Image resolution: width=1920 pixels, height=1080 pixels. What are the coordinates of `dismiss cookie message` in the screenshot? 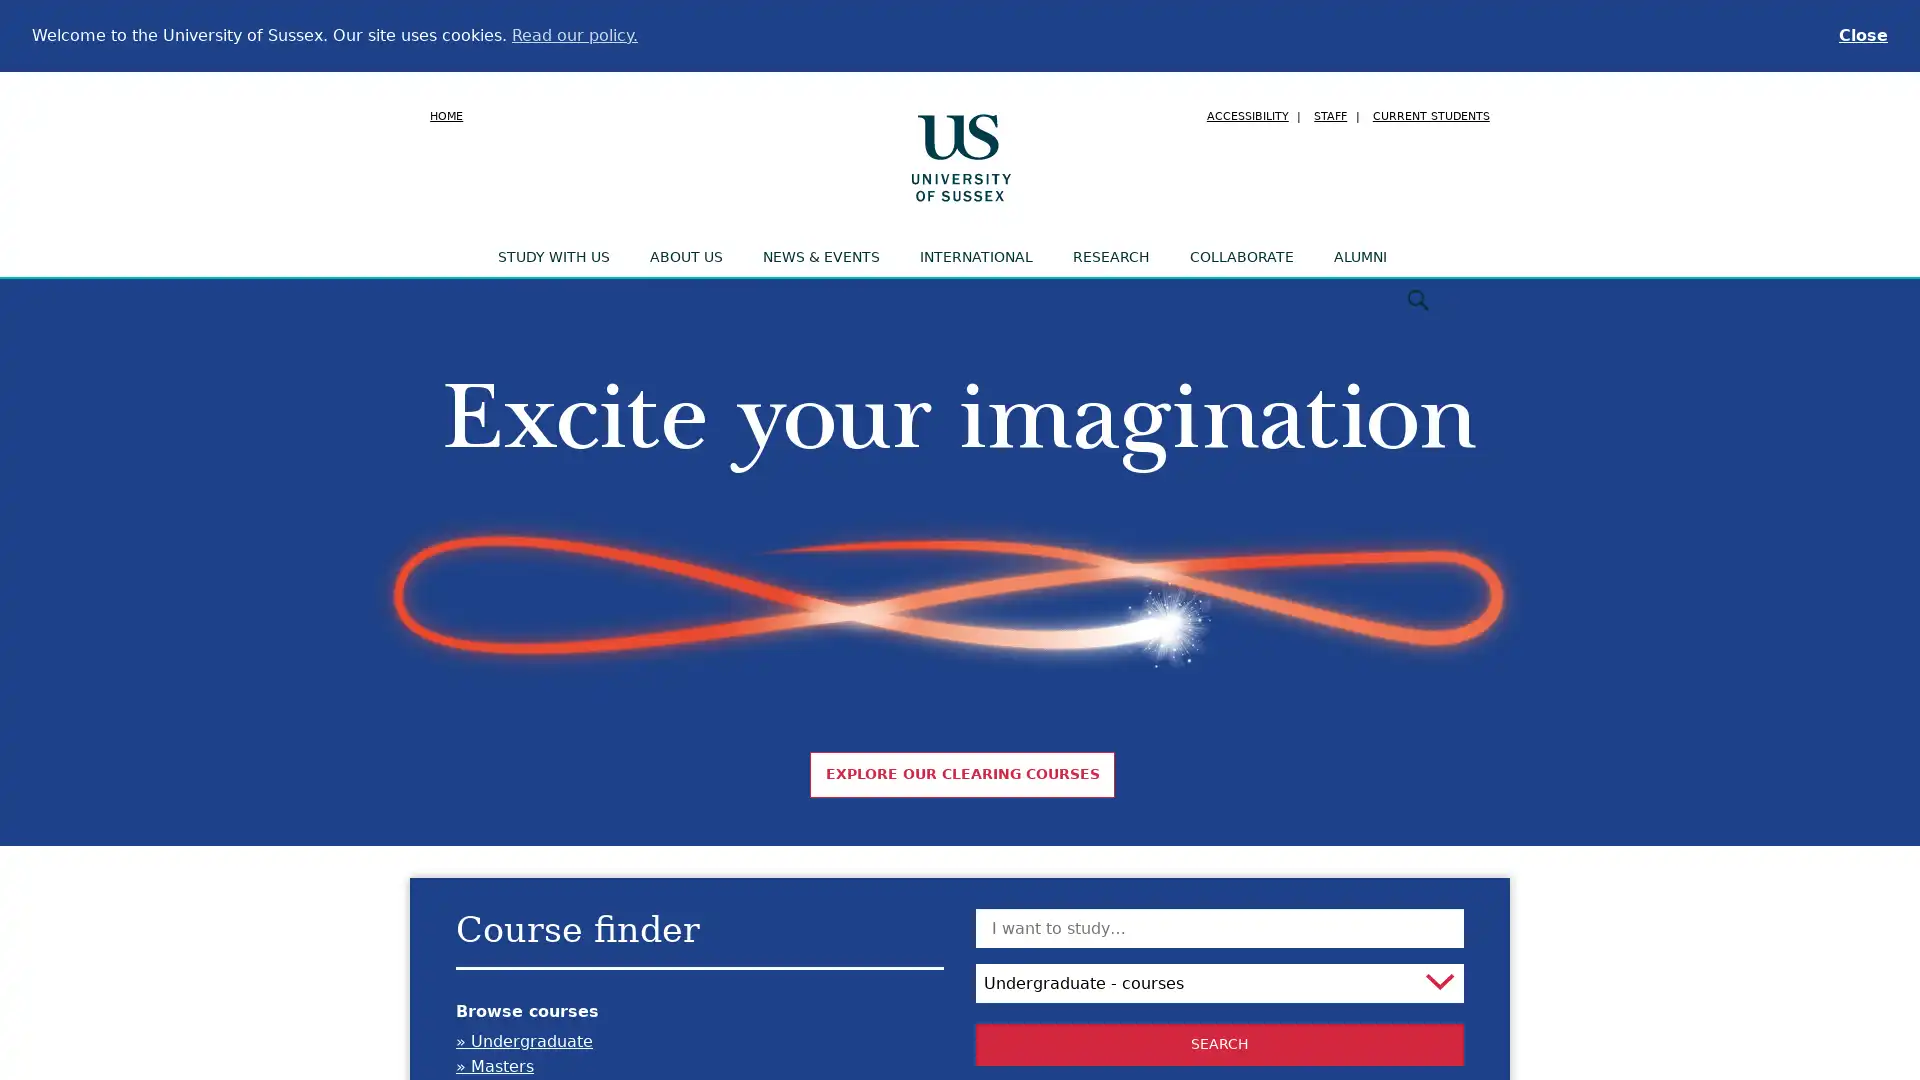 It's located at (1862, 35).